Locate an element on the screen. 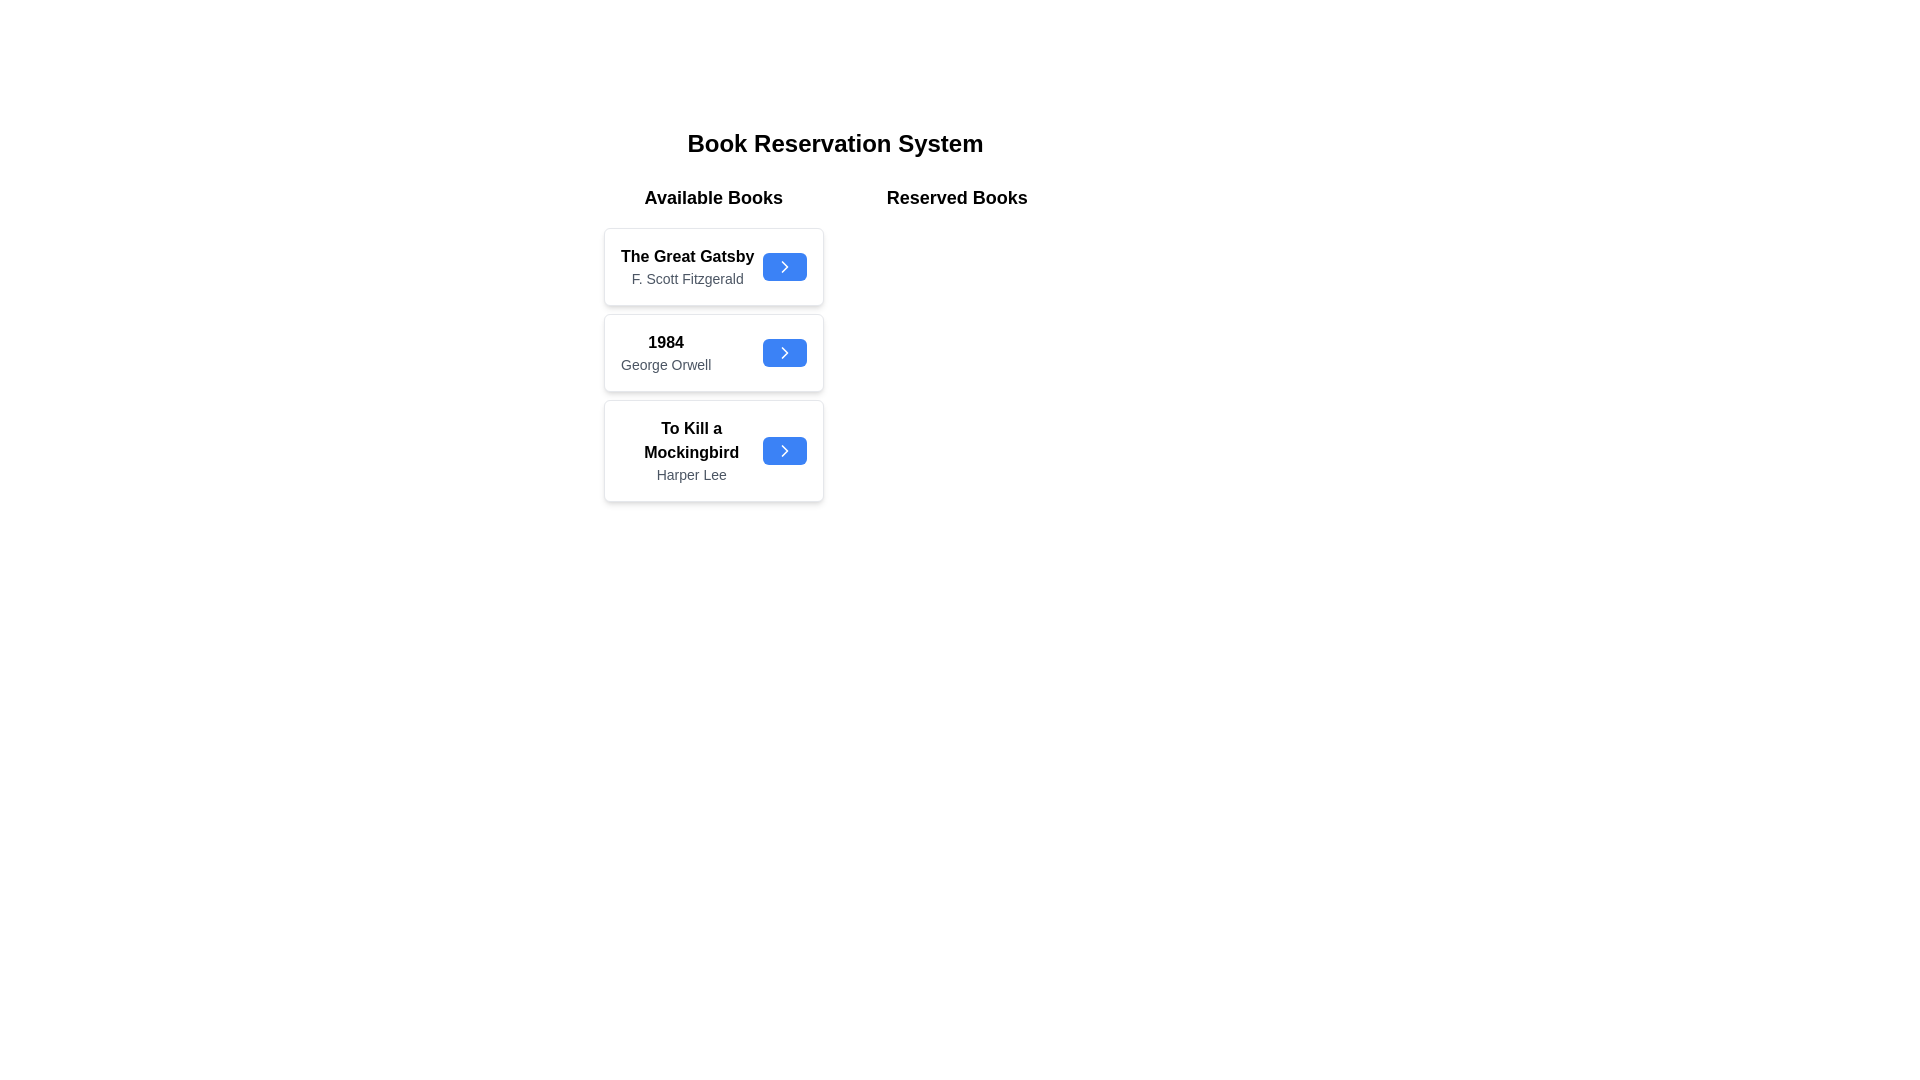 The image size is (1920, 1080). the centered header text labeled 'Book Reservation System', which is styled in bold and large font at the top of the interface is located at coordinates (835, 142).